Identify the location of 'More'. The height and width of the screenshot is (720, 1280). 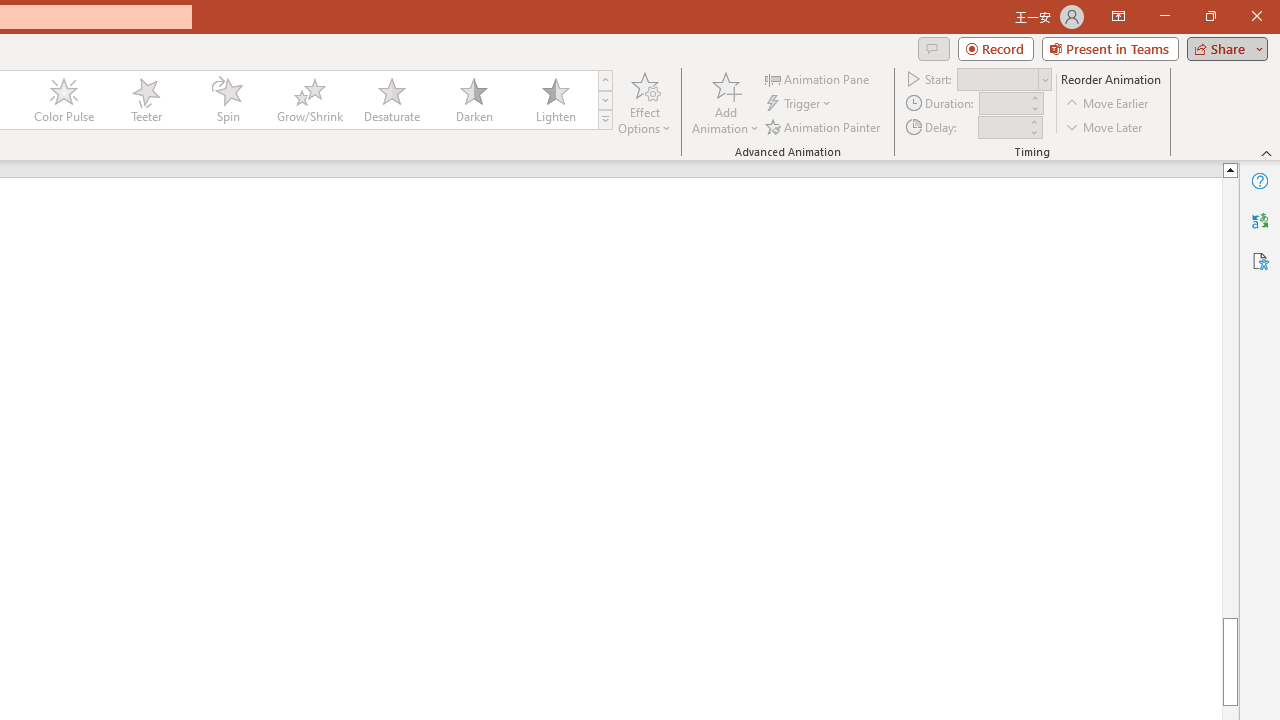
(1033, 121).